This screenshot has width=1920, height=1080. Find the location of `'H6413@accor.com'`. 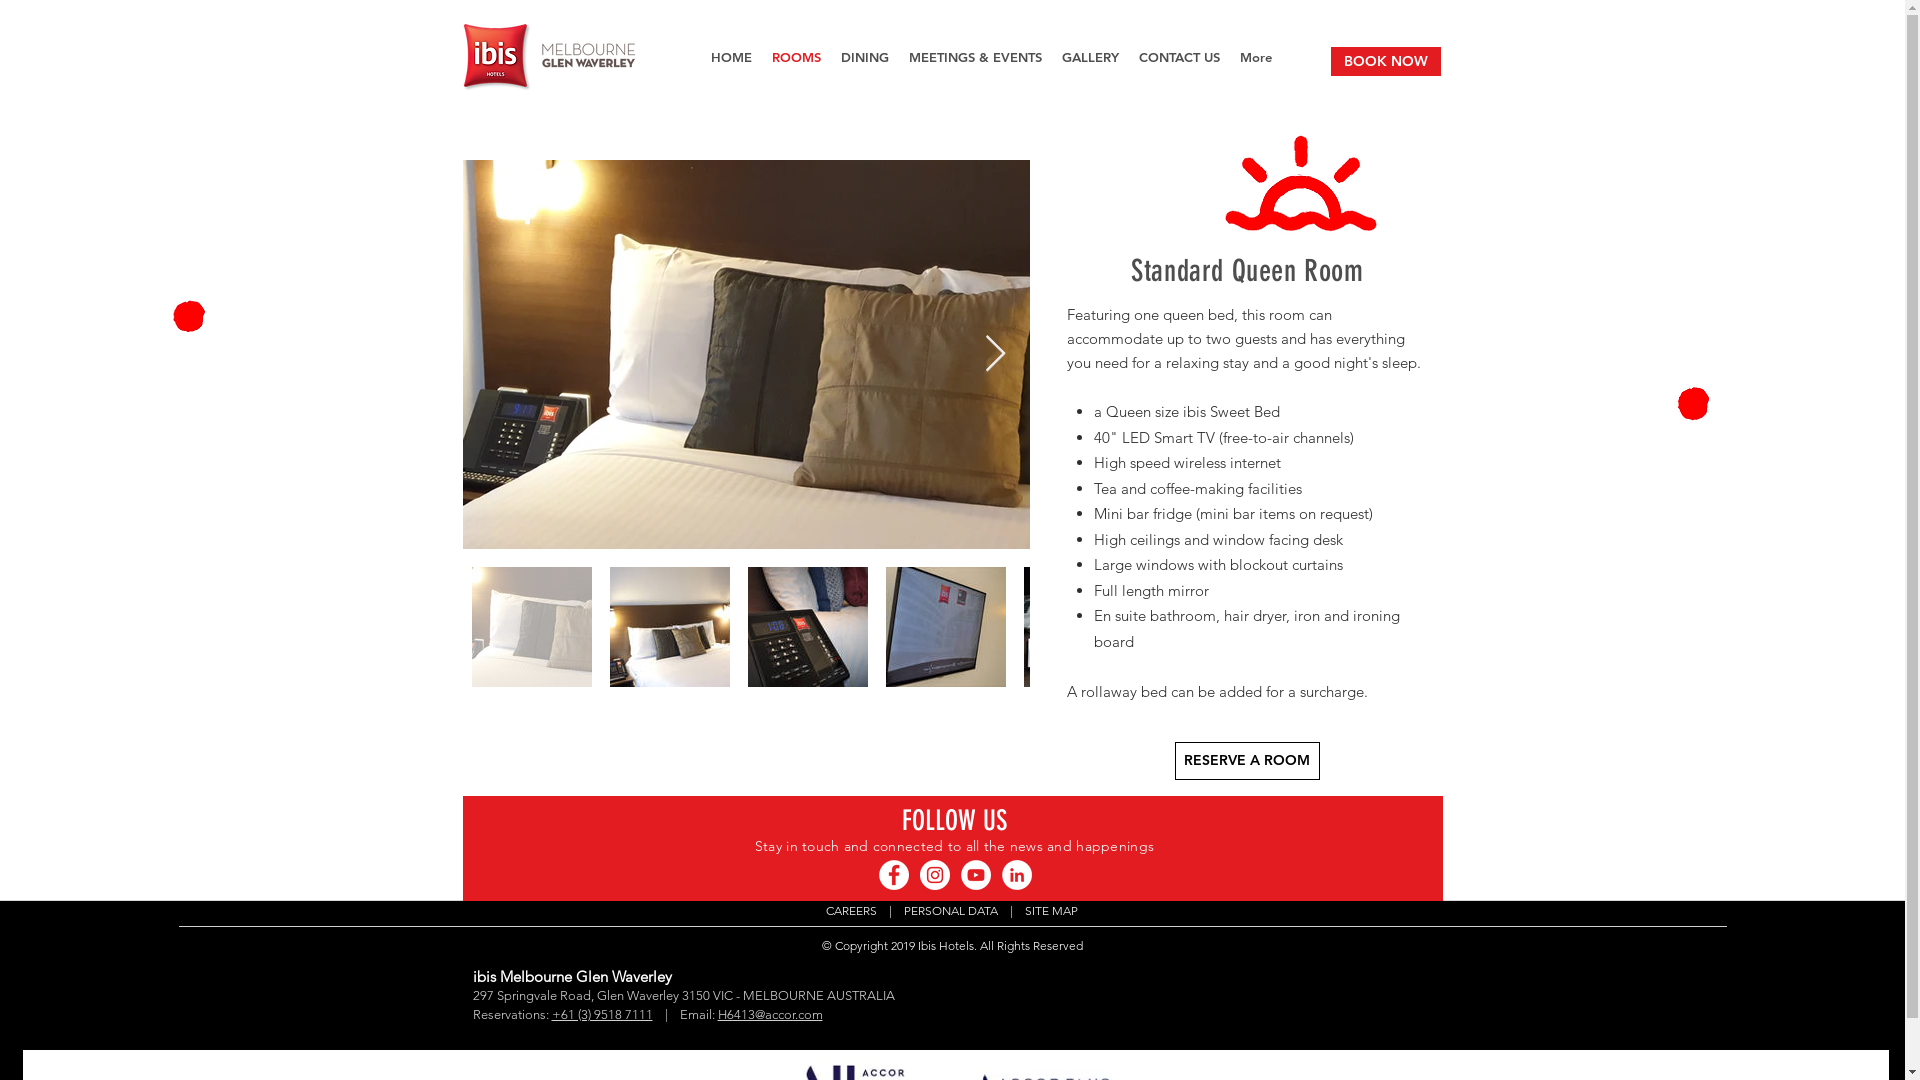

'H6413@accor.com' is located at coordinates (769, 1014).